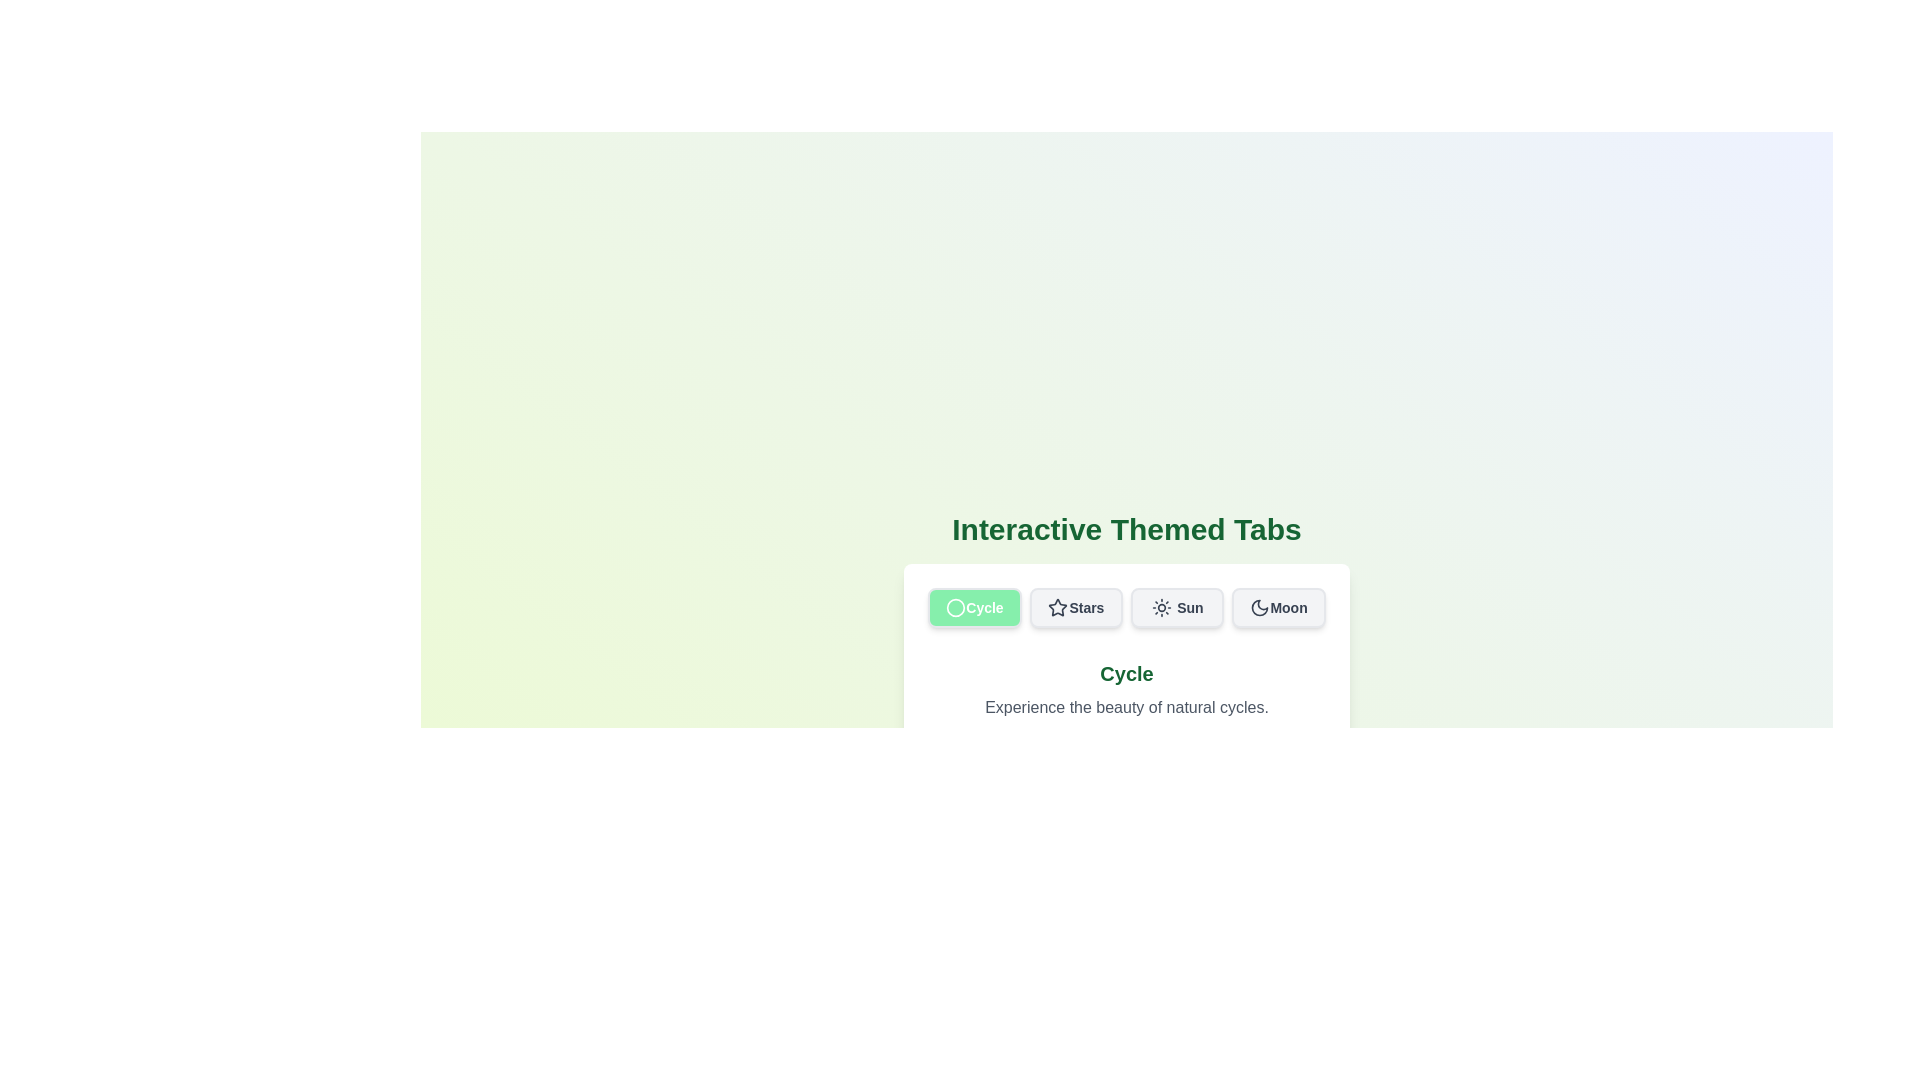  What do you see at coordinates (1278, 607) in the screenshot?
I see `the tab labeled Moon` at bounding box center [1278, 607].